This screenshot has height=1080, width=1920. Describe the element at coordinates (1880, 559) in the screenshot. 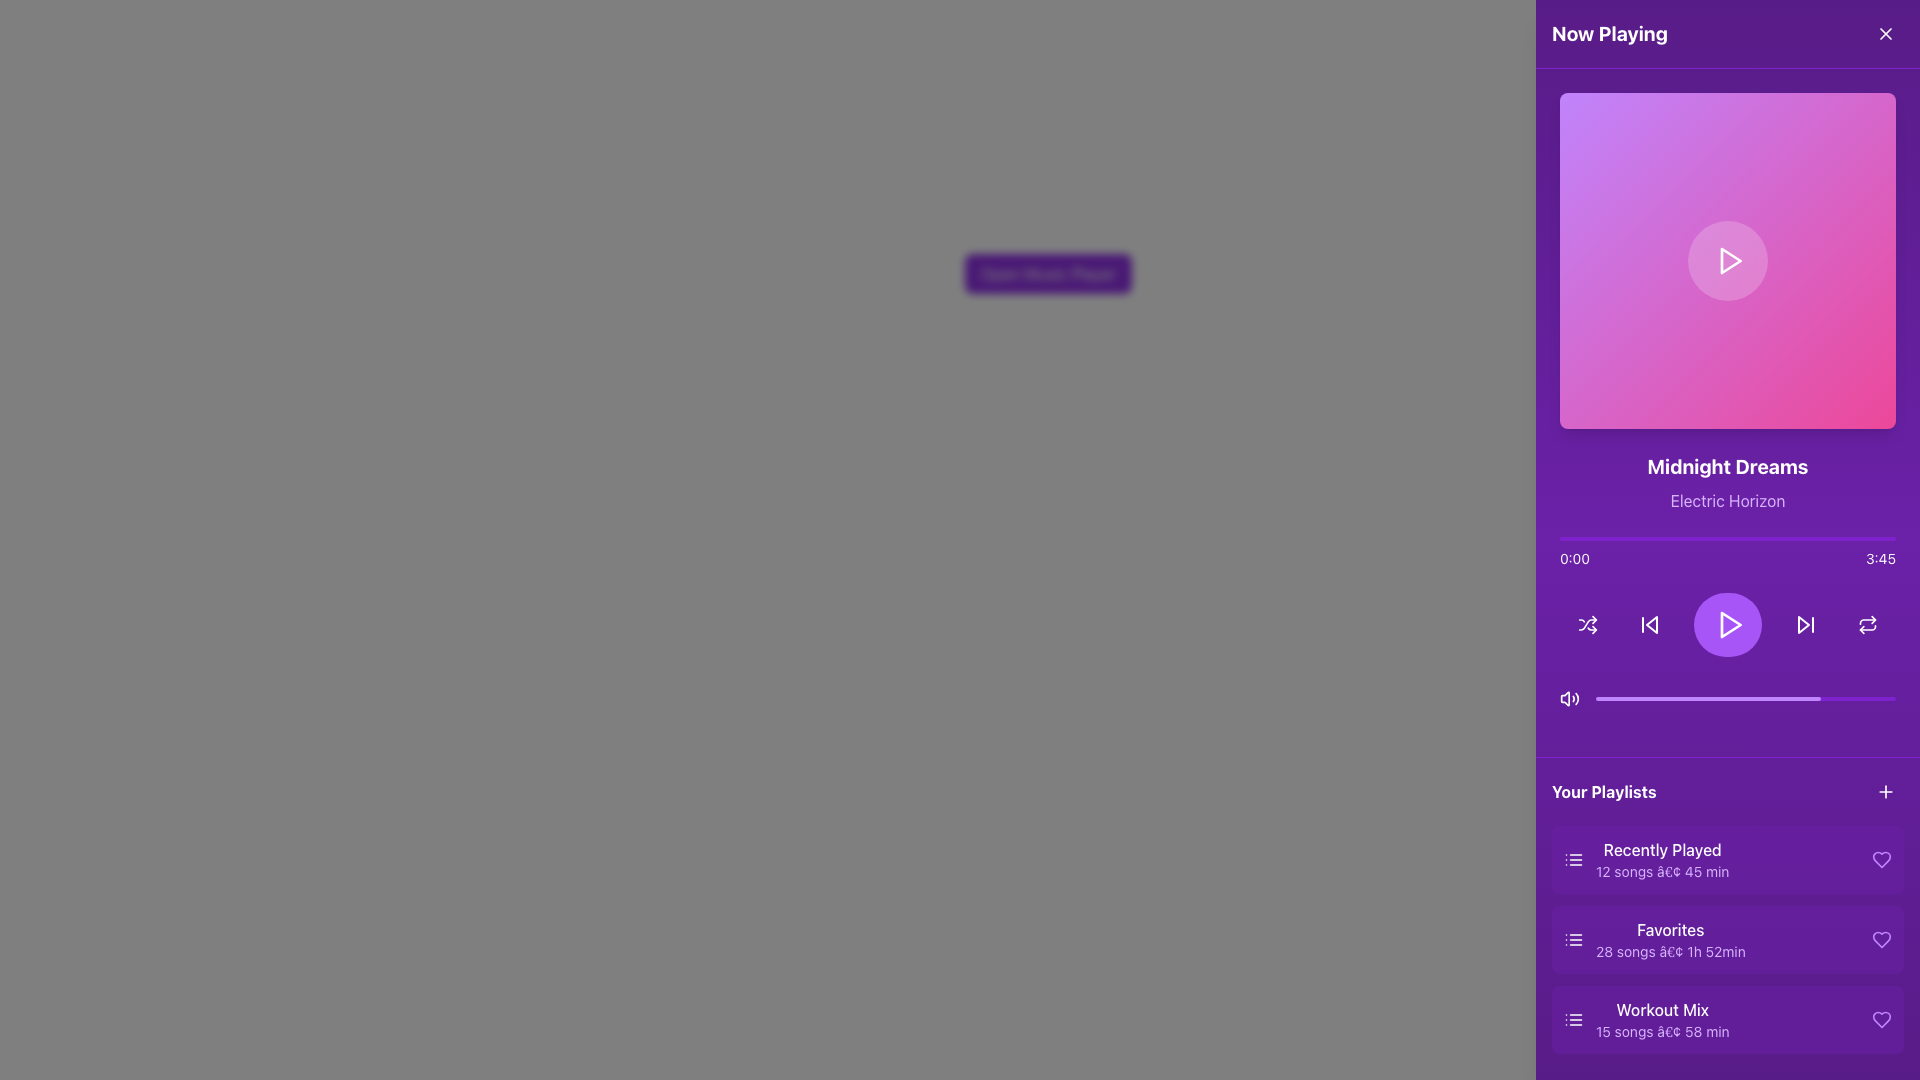

I see `the text label displaying the time '3:45' near the upper right side of the audio playback timeline` at that location.